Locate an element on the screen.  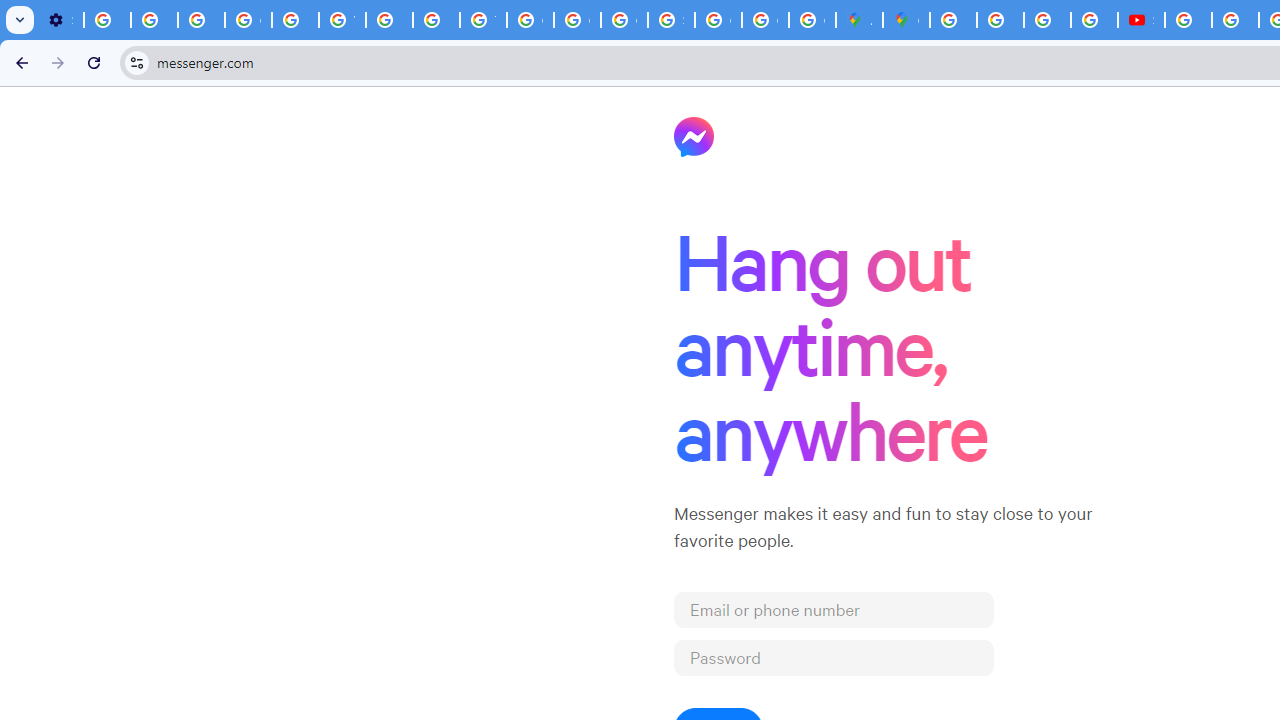
'Email or phone number' is located at coordinates (834, 608).